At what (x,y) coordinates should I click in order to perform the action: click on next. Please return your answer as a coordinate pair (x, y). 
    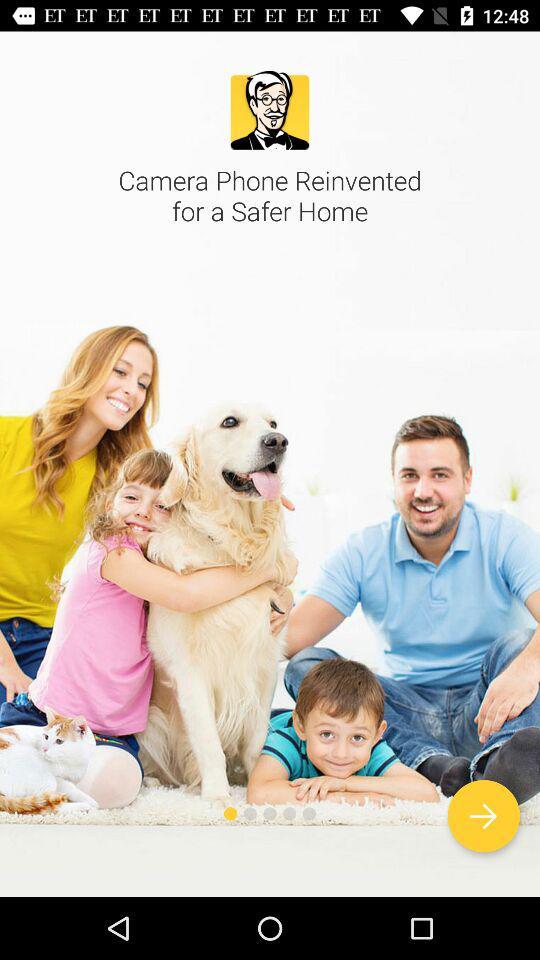
    Looking at the image, I should click on (482, 816).